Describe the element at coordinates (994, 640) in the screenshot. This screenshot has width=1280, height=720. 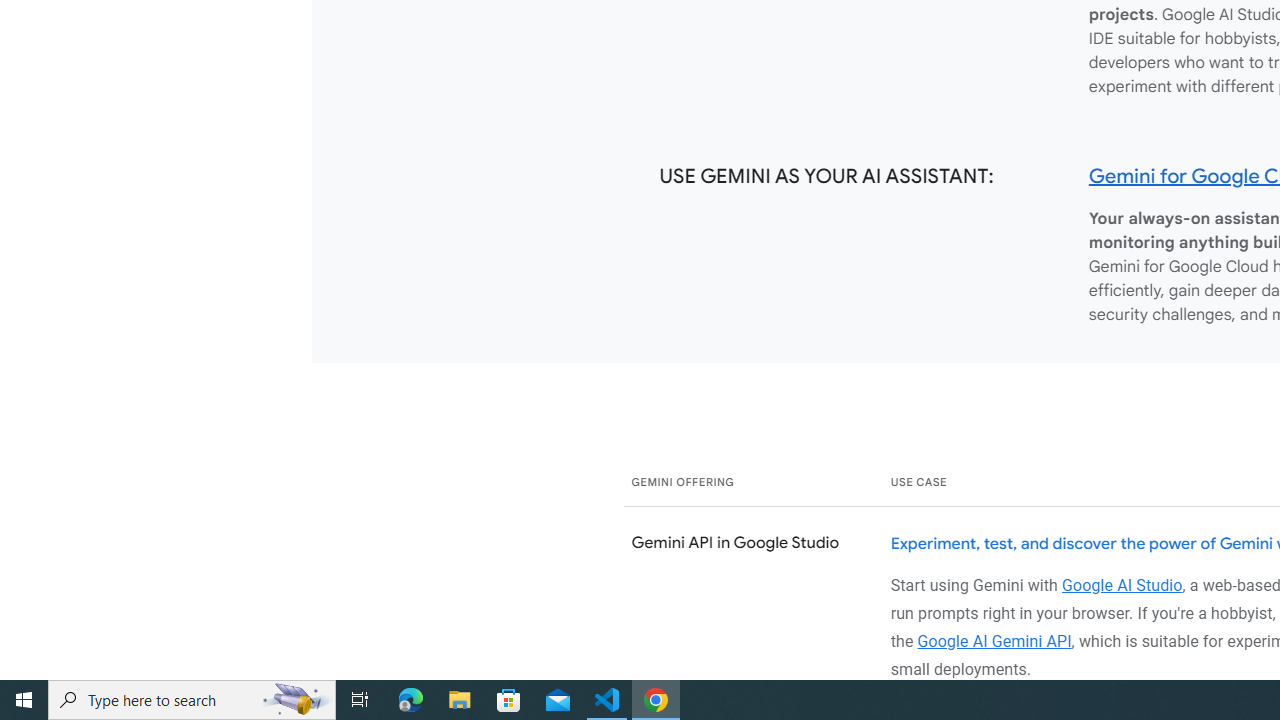
I see `'Google AI Gemini API'` at that location.